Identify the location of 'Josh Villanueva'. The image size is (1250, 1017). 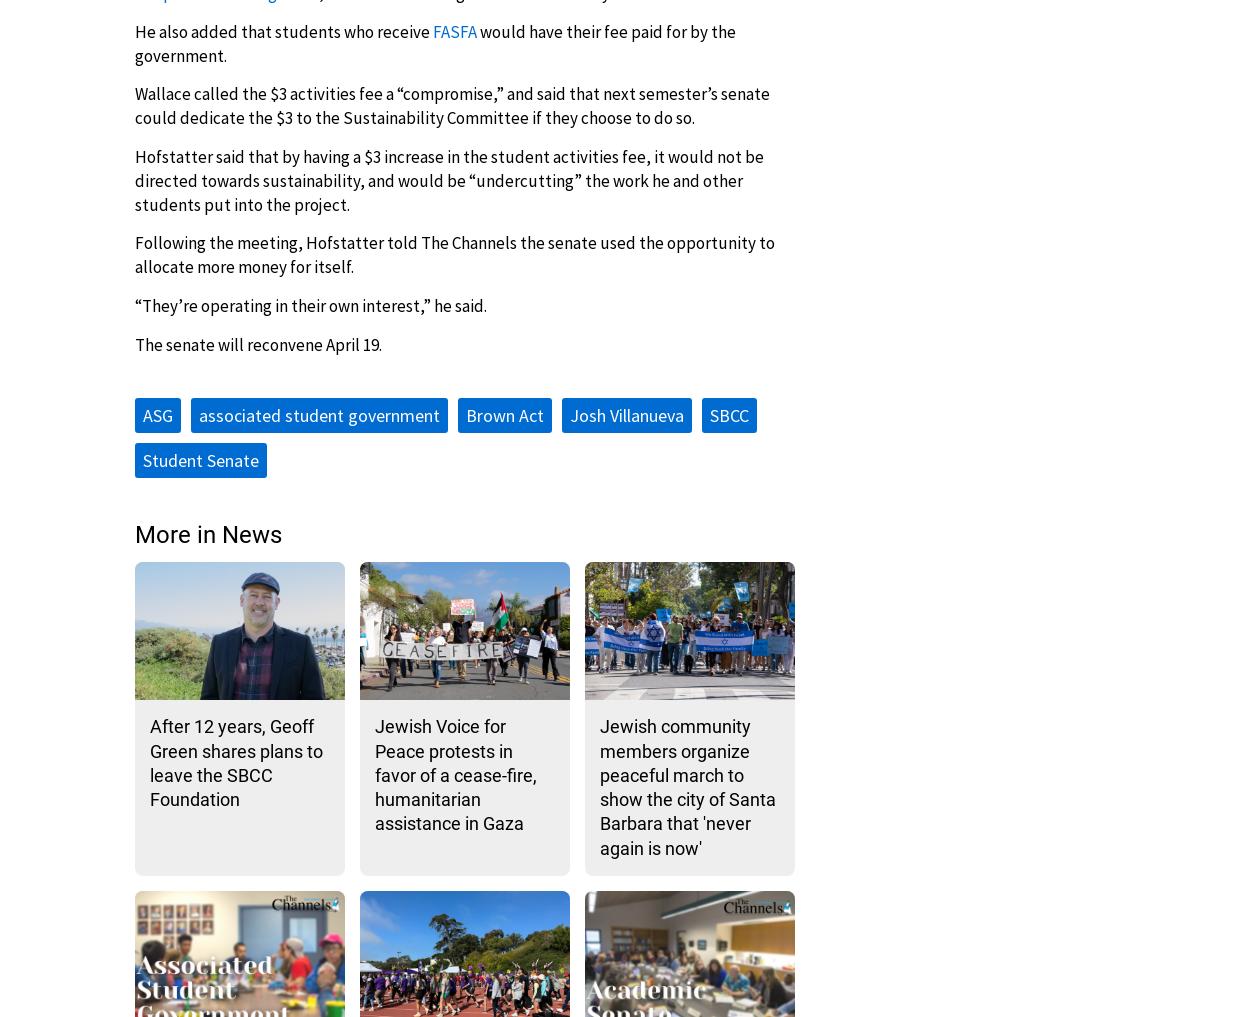
(627, 414).